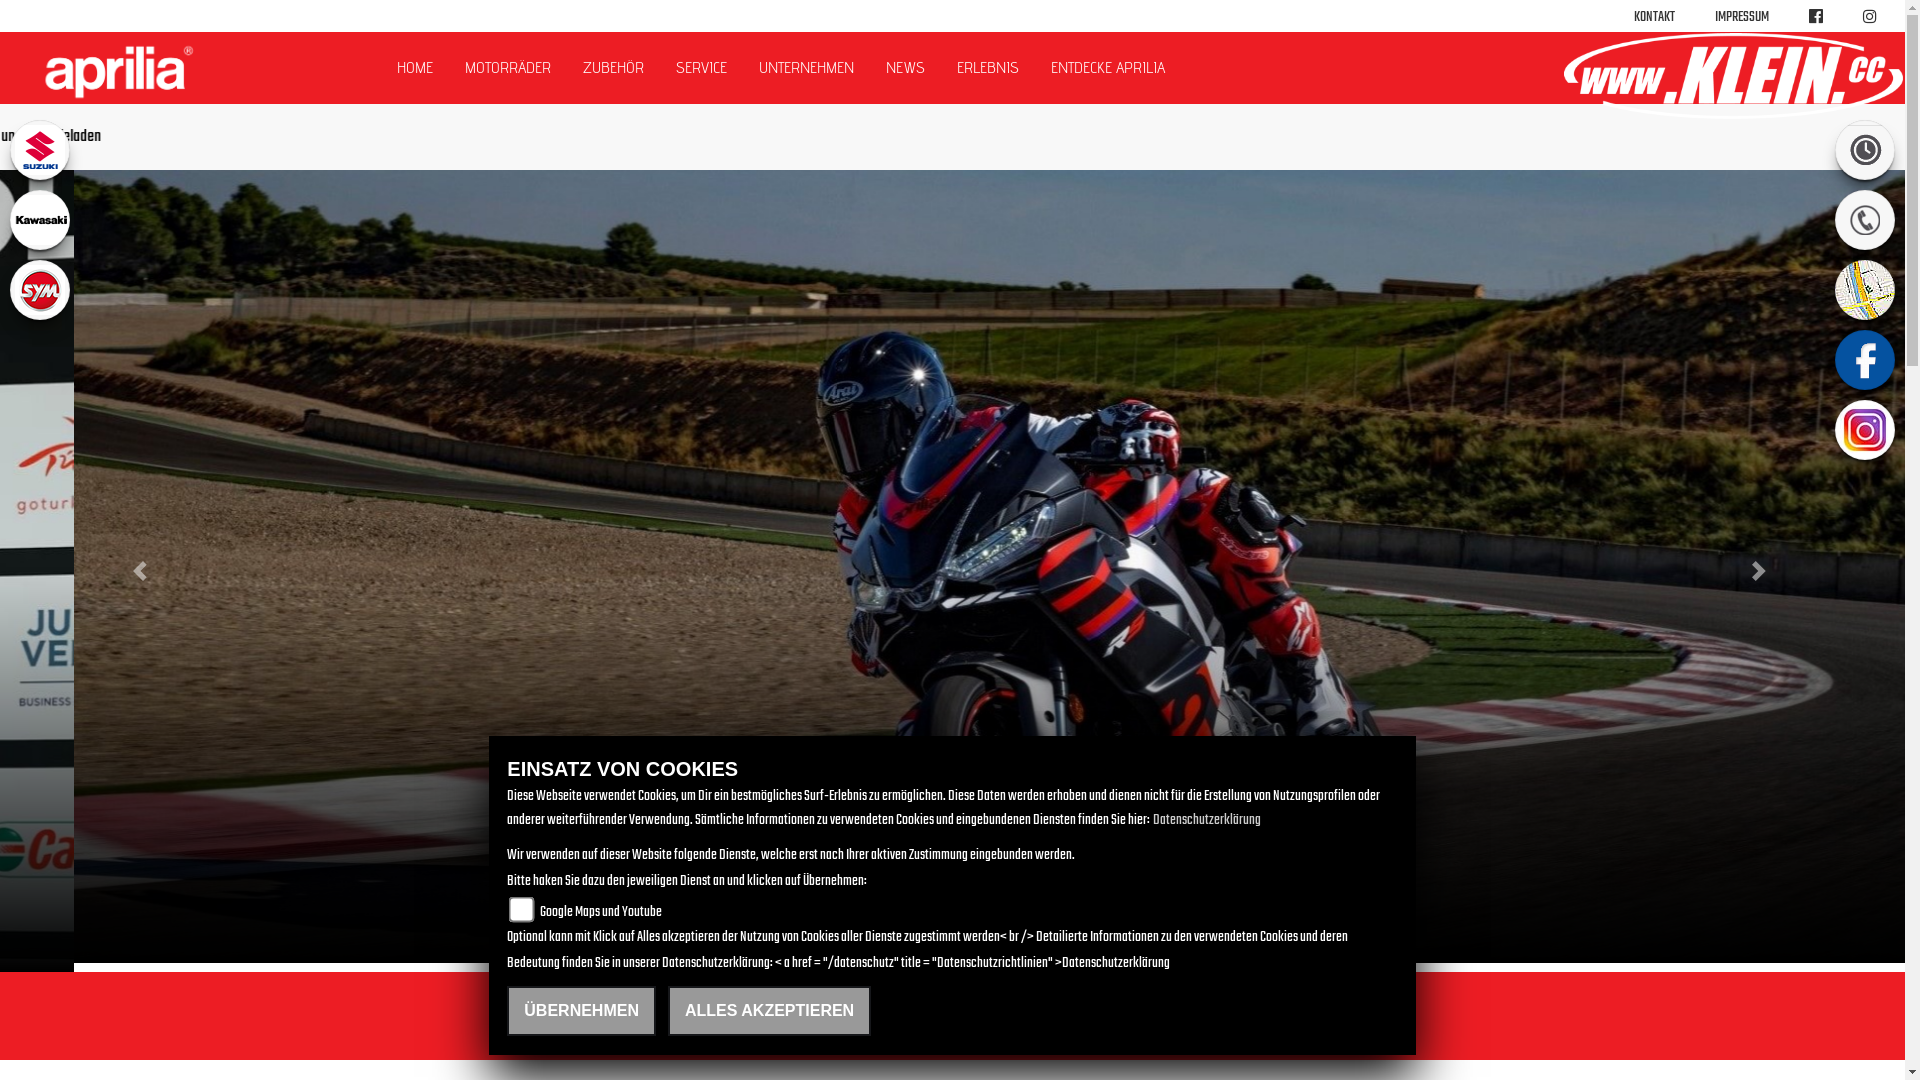 The image size is (1920, 1080). Describe the element at coordinates (1633, 17) in the screenshot. I see `'KONTAKT'` at that location.